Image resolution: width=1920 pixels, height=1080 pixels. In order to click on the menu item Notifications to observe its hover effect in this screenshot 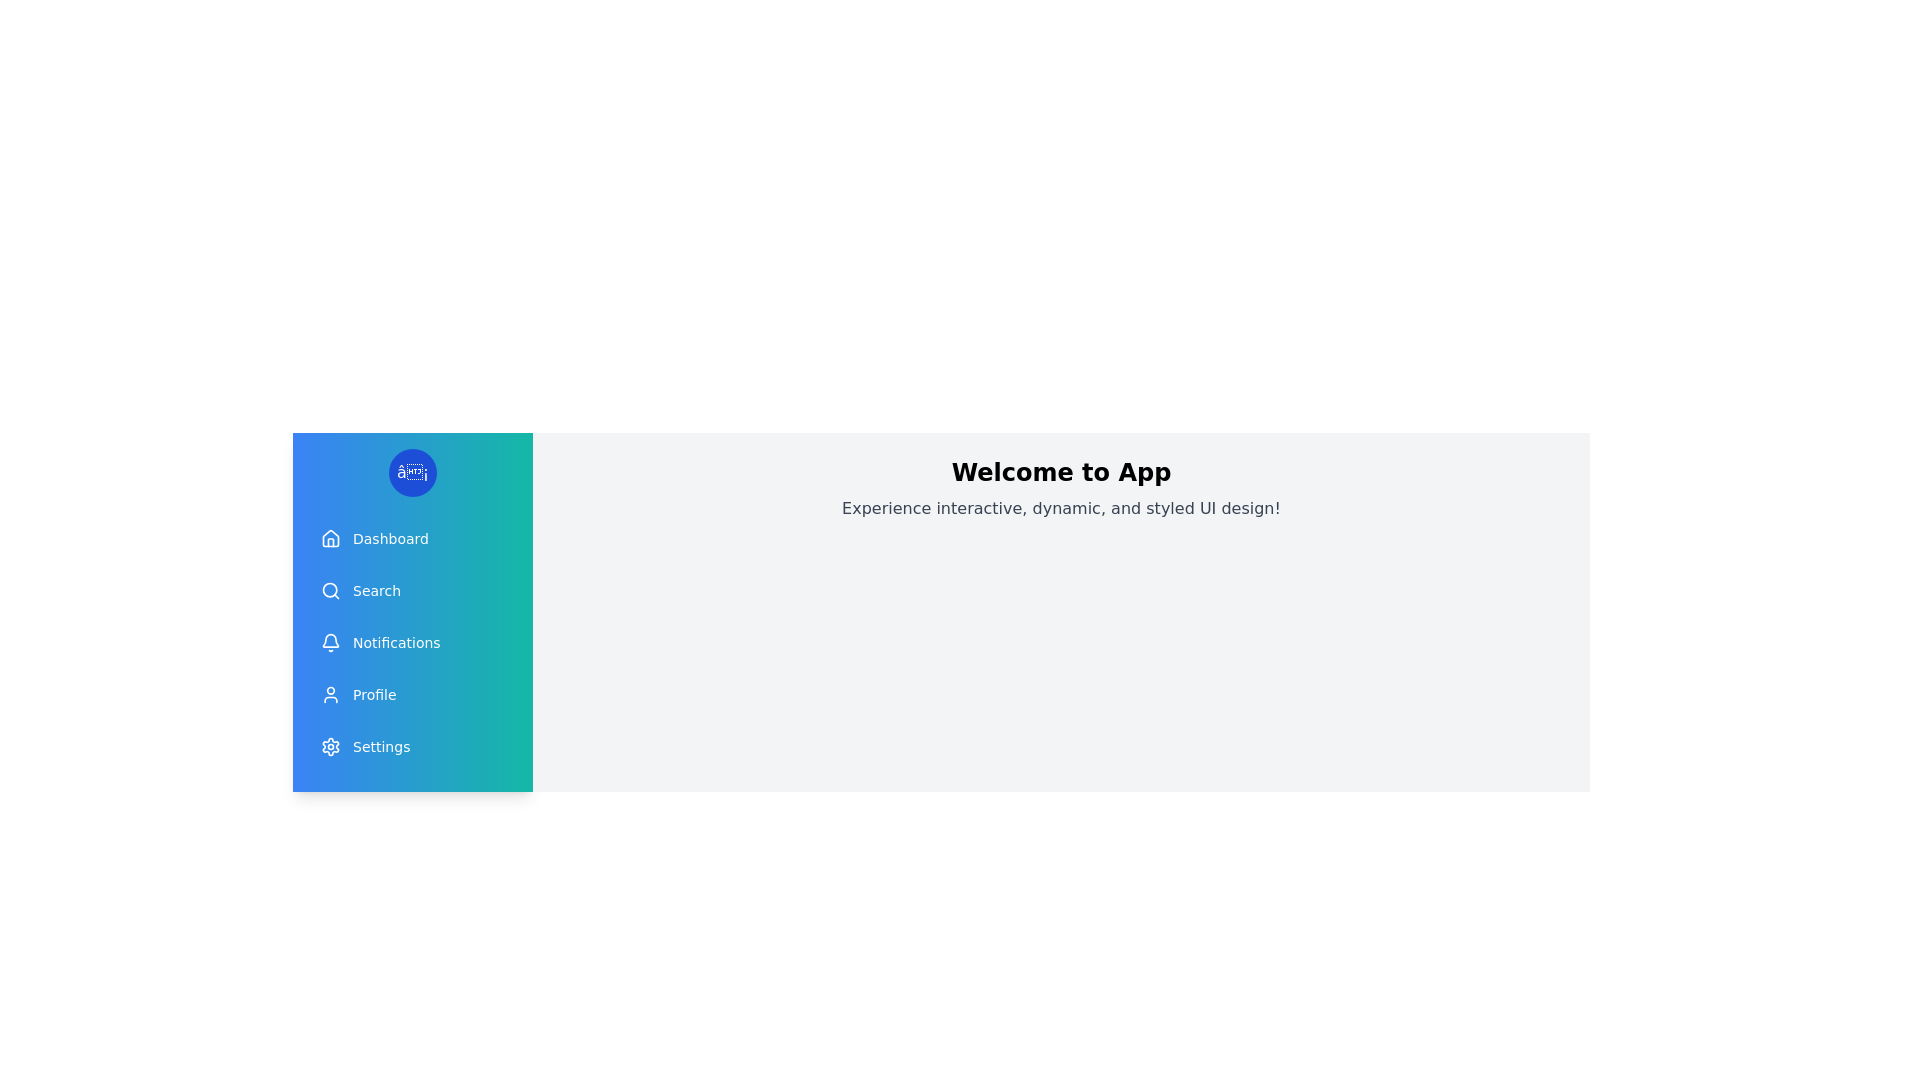, I will do `click(411, 643)`.